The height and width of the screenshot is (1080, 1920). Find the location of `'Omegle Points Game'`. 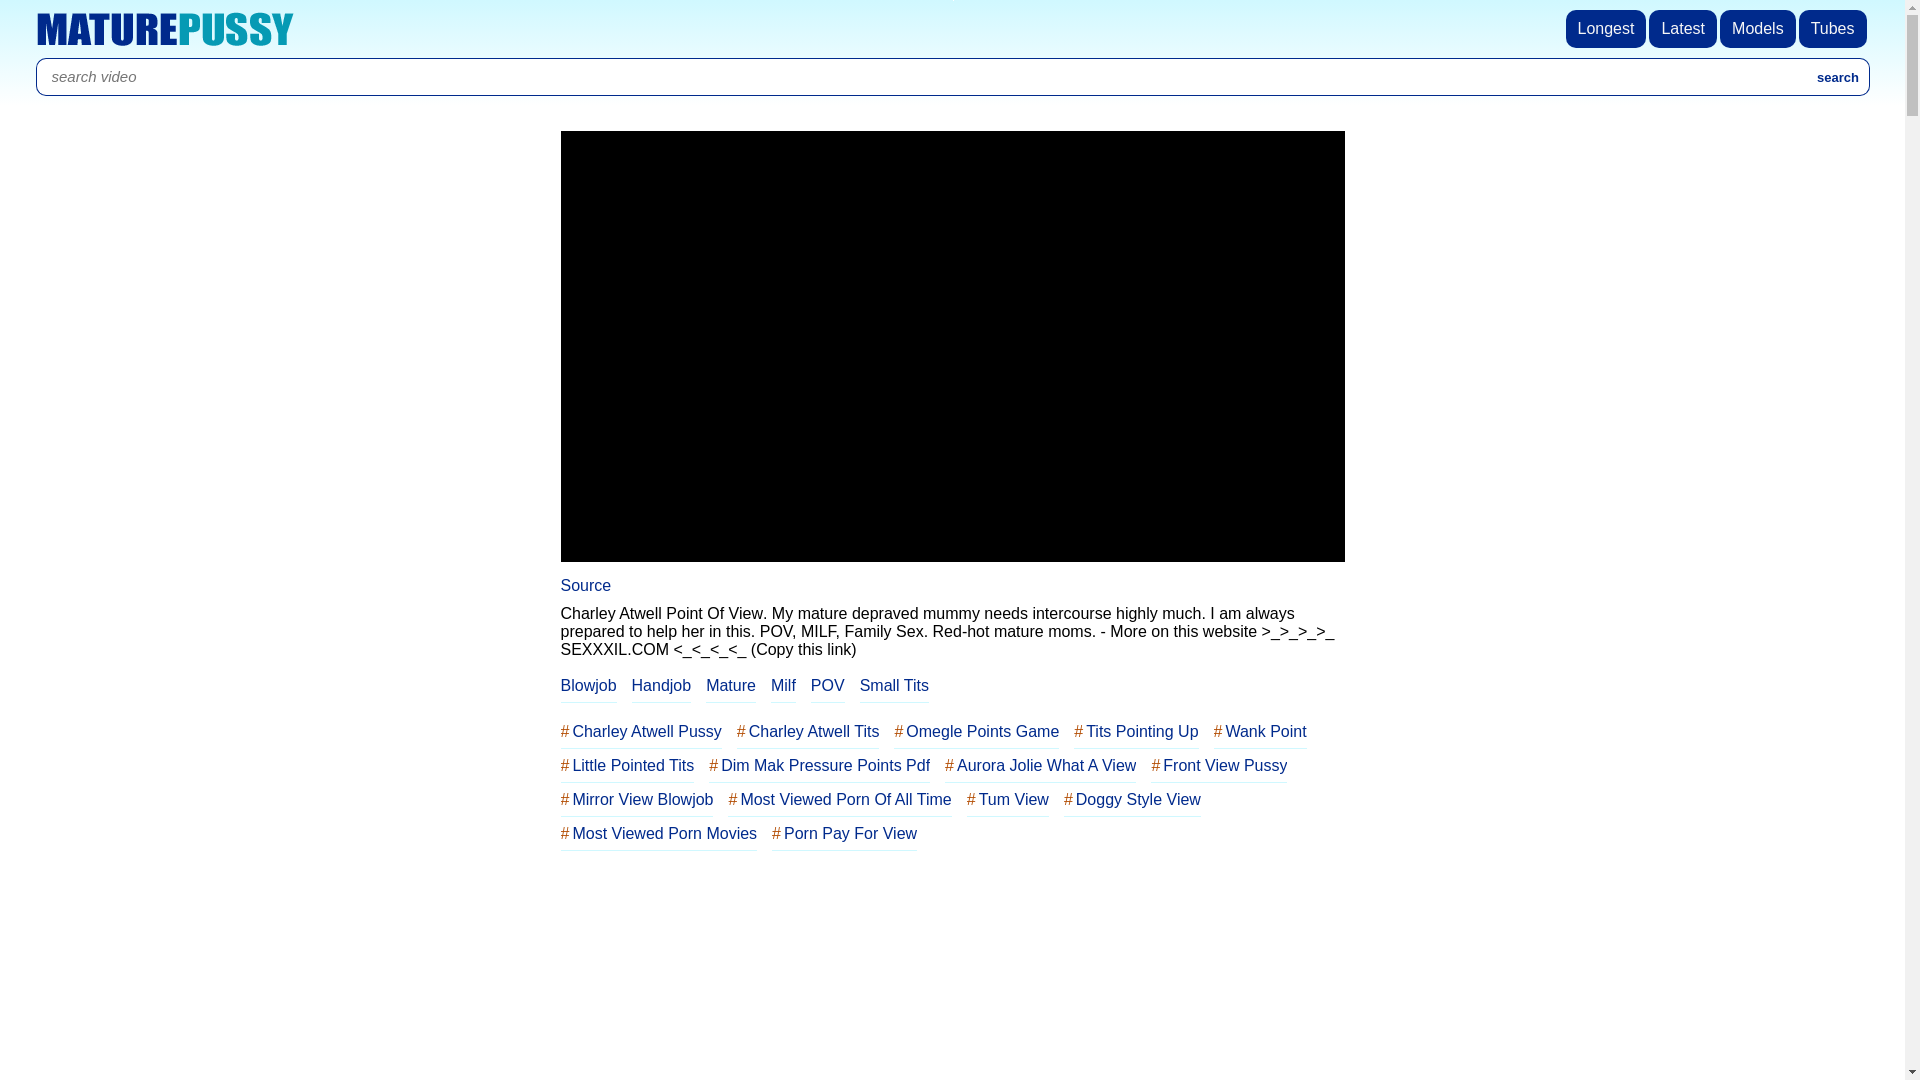

'Omegle Points Game' is located at coordinates (892, 732).